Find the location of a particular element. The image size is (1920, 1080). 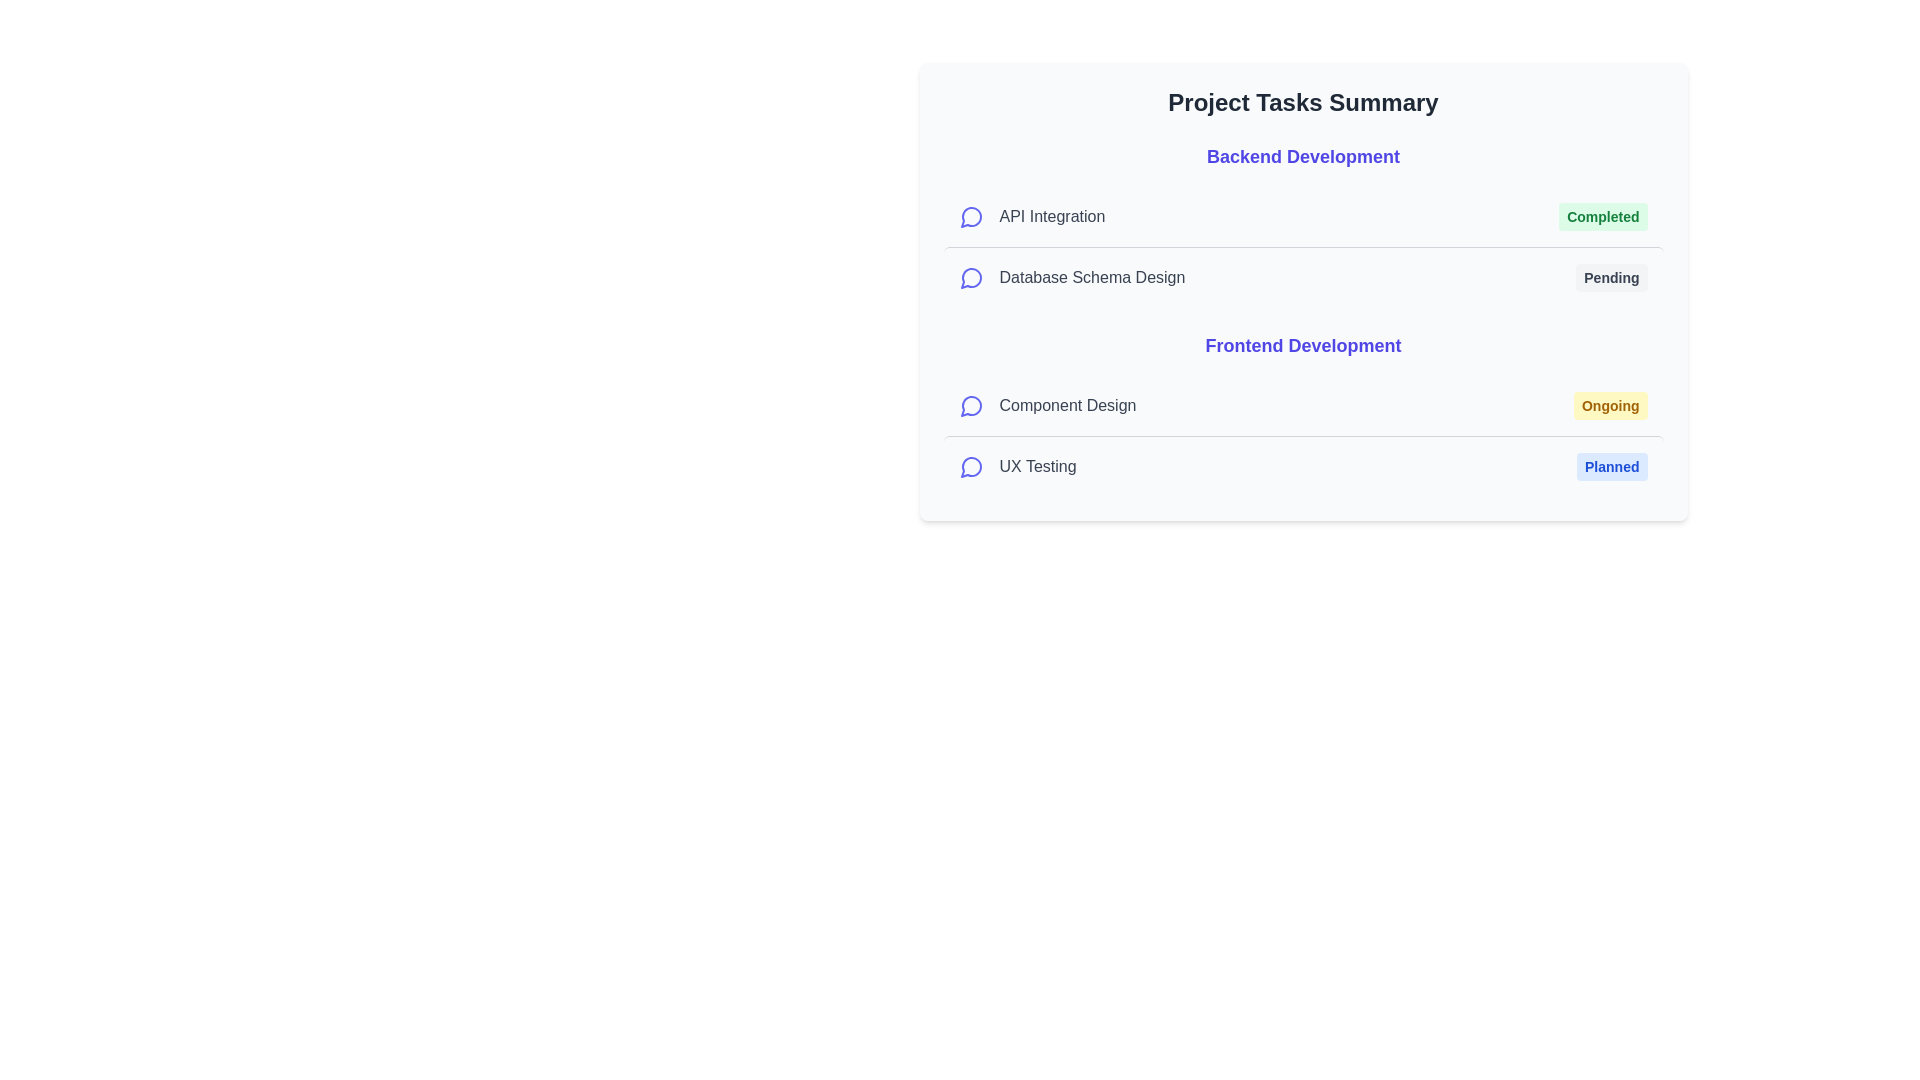

the Status label indicating the ongoing task 'Component Design' to possibly open a detailed view of the task status is located at coordinates (1610, 405).